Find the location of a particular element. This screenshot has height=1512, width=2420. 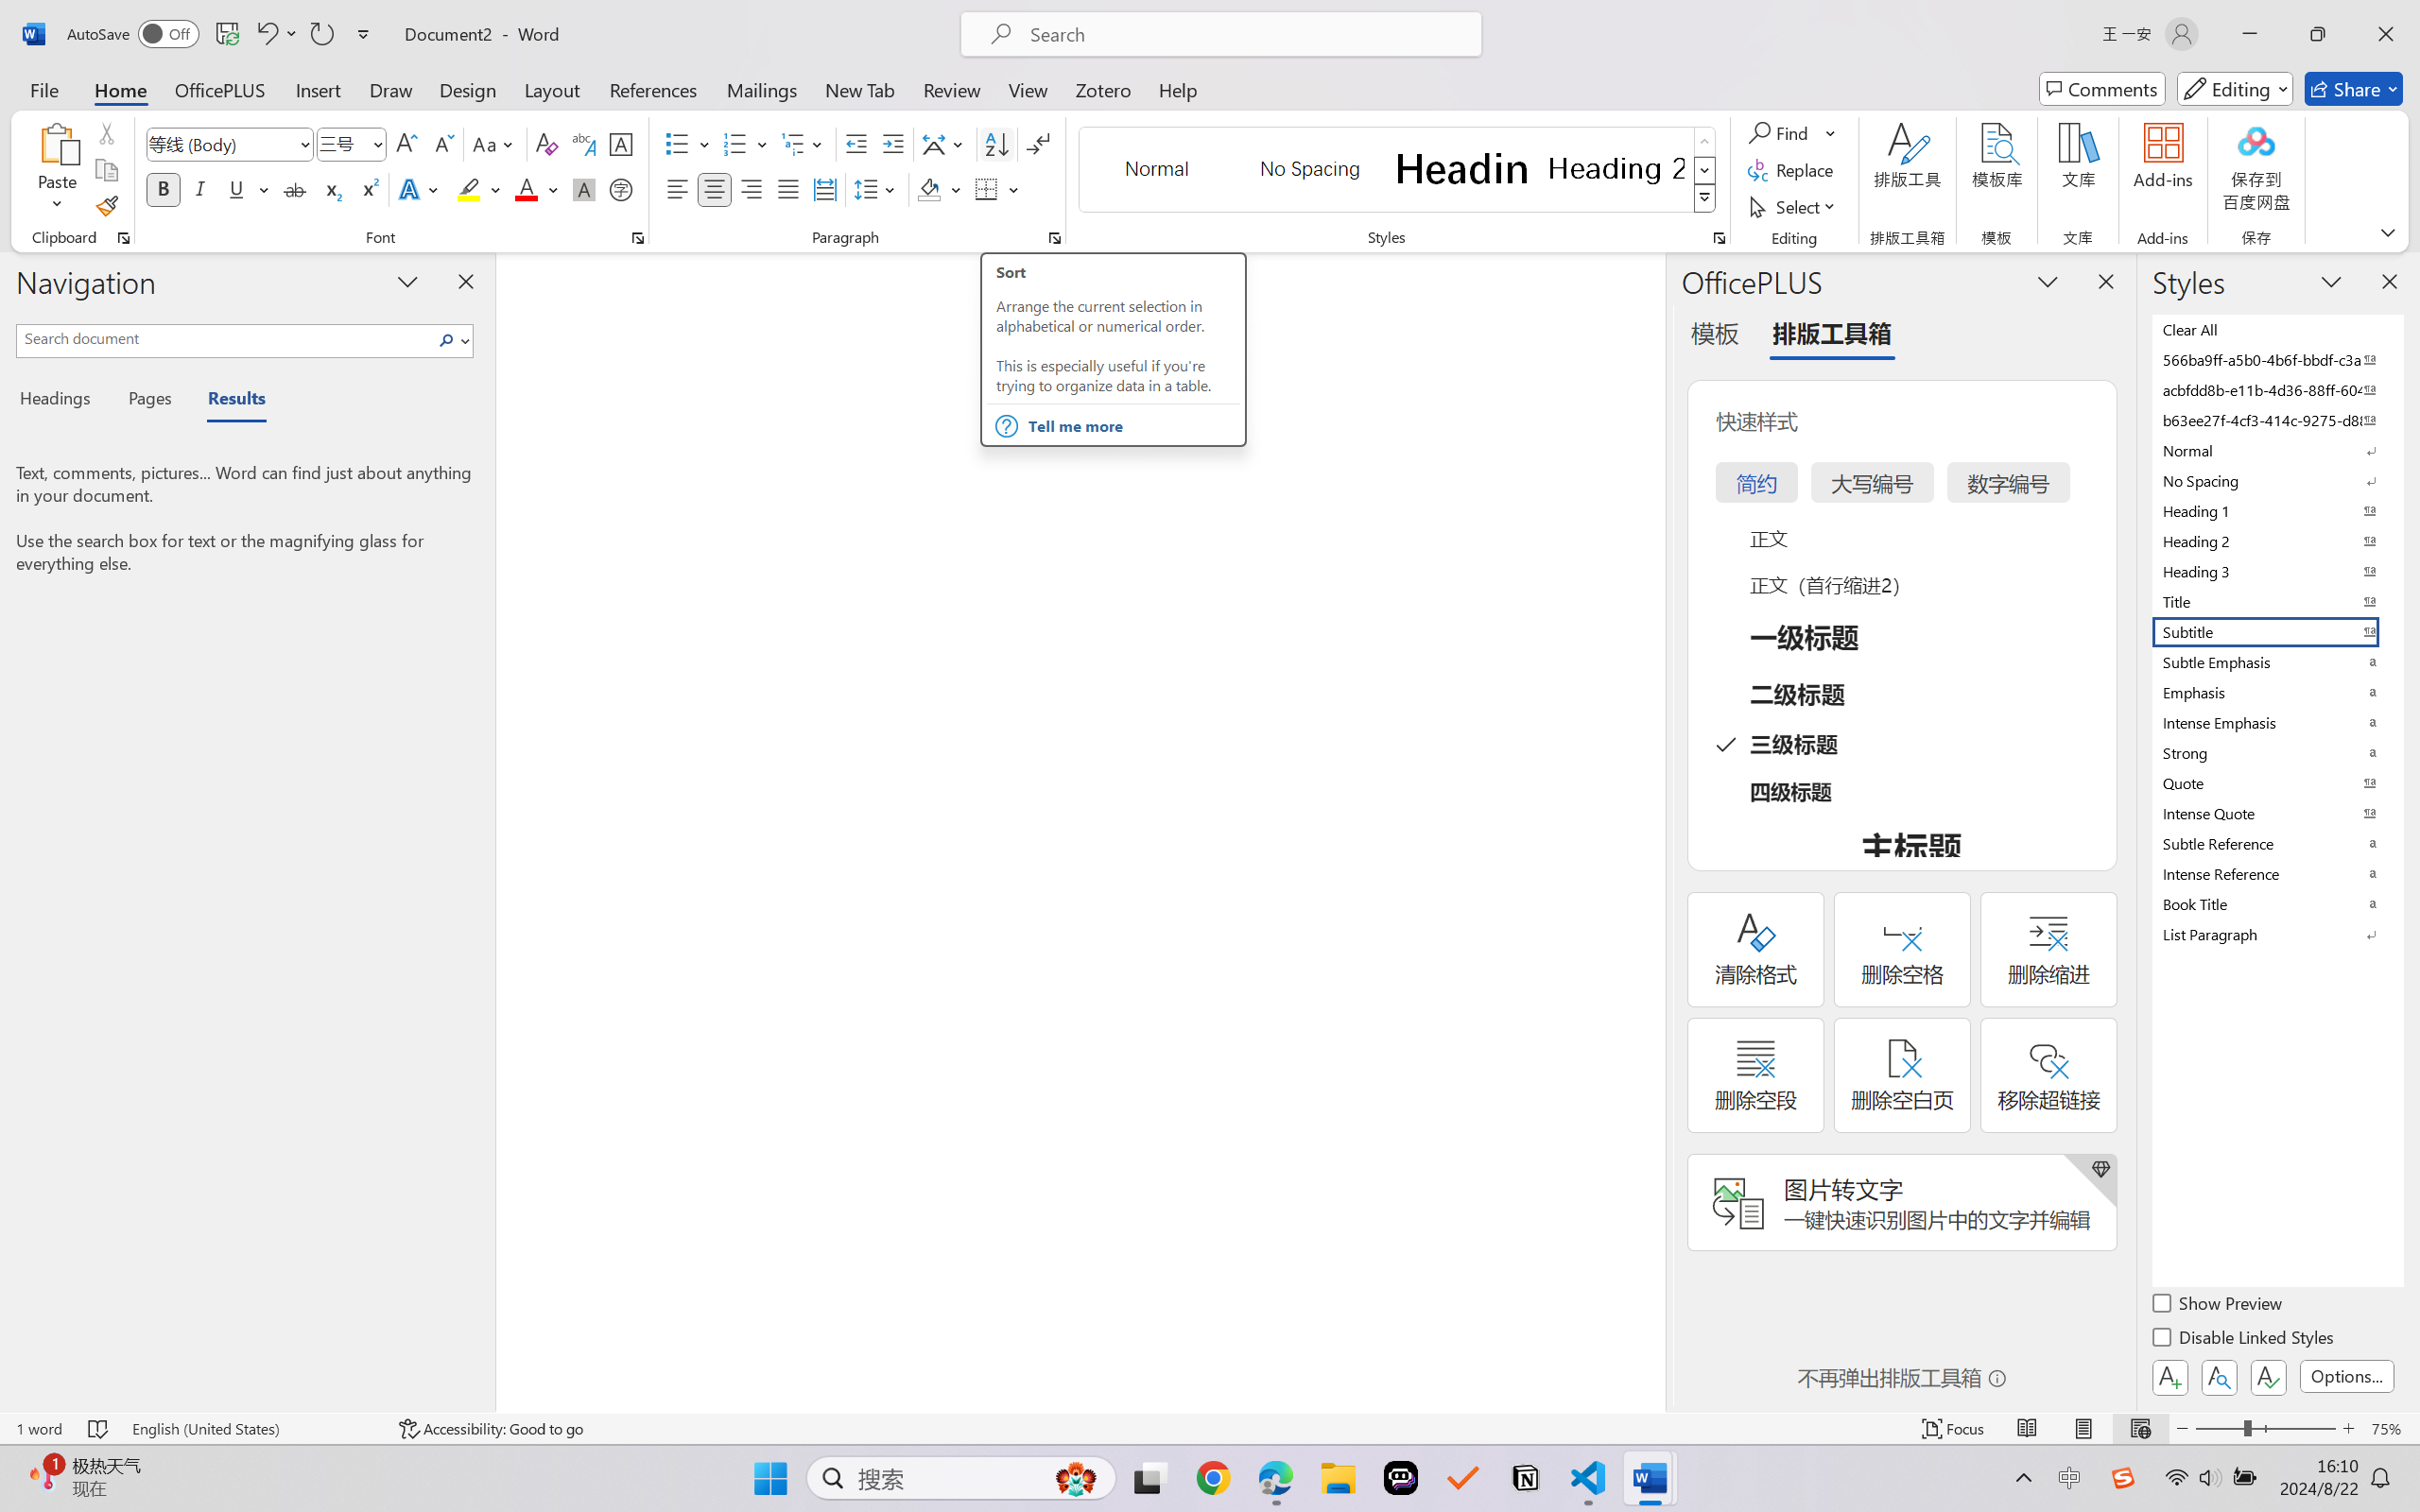

'Numbering' is located at coordinates (735, 144).